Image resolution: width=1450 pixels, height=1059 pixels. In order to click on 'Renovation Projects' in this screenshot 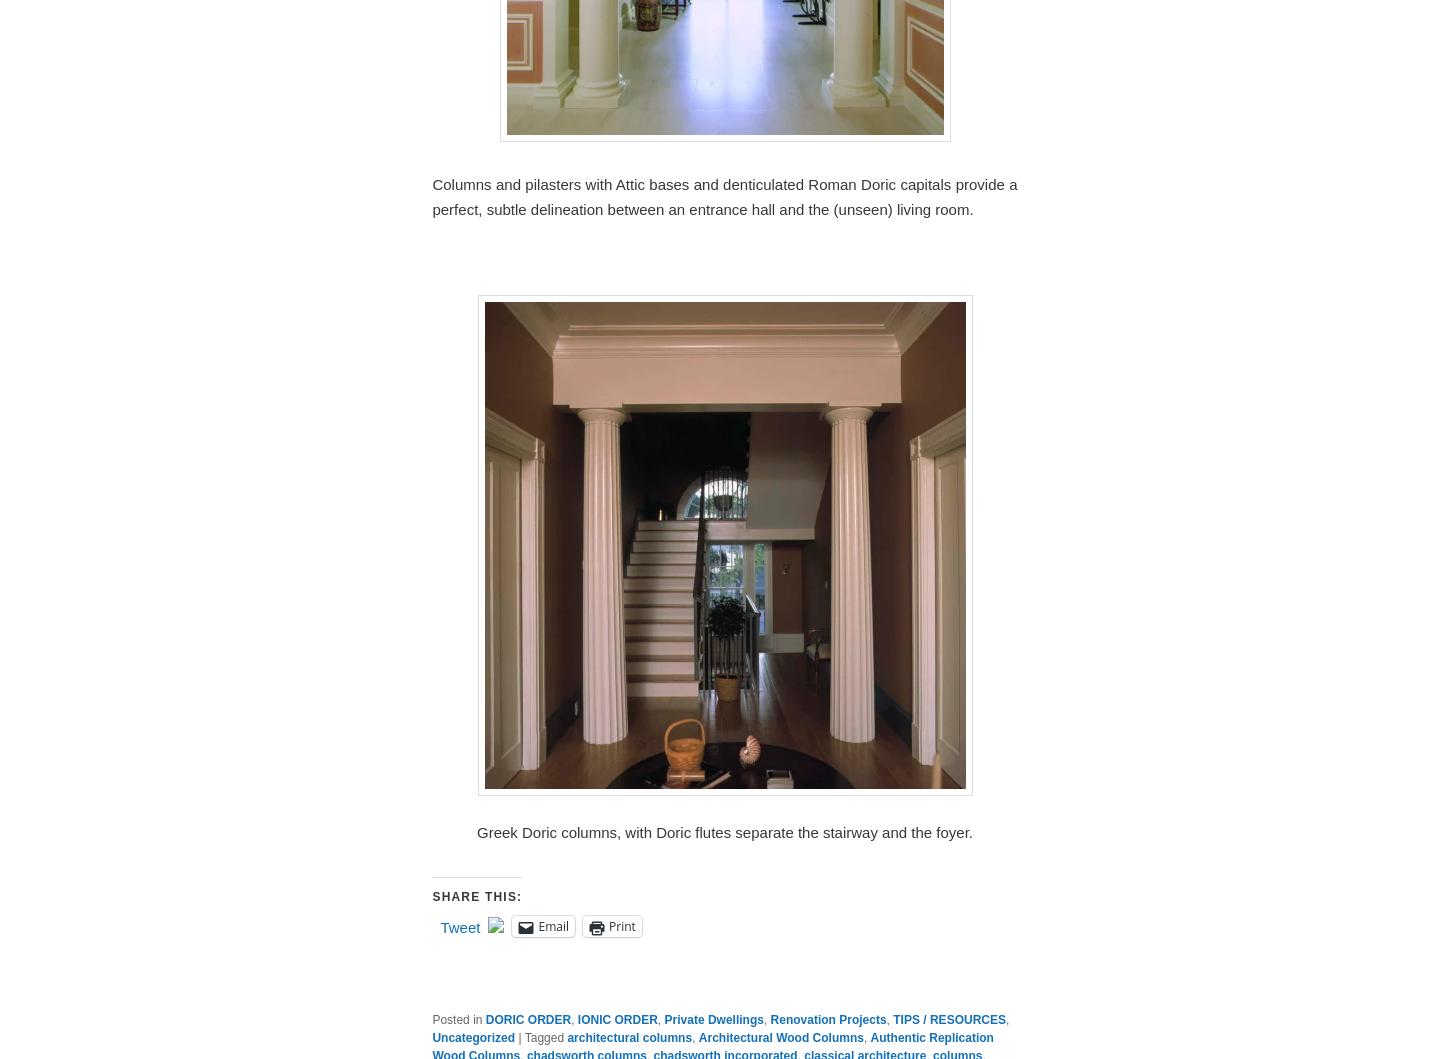, I will do `click(769, 1019)`.